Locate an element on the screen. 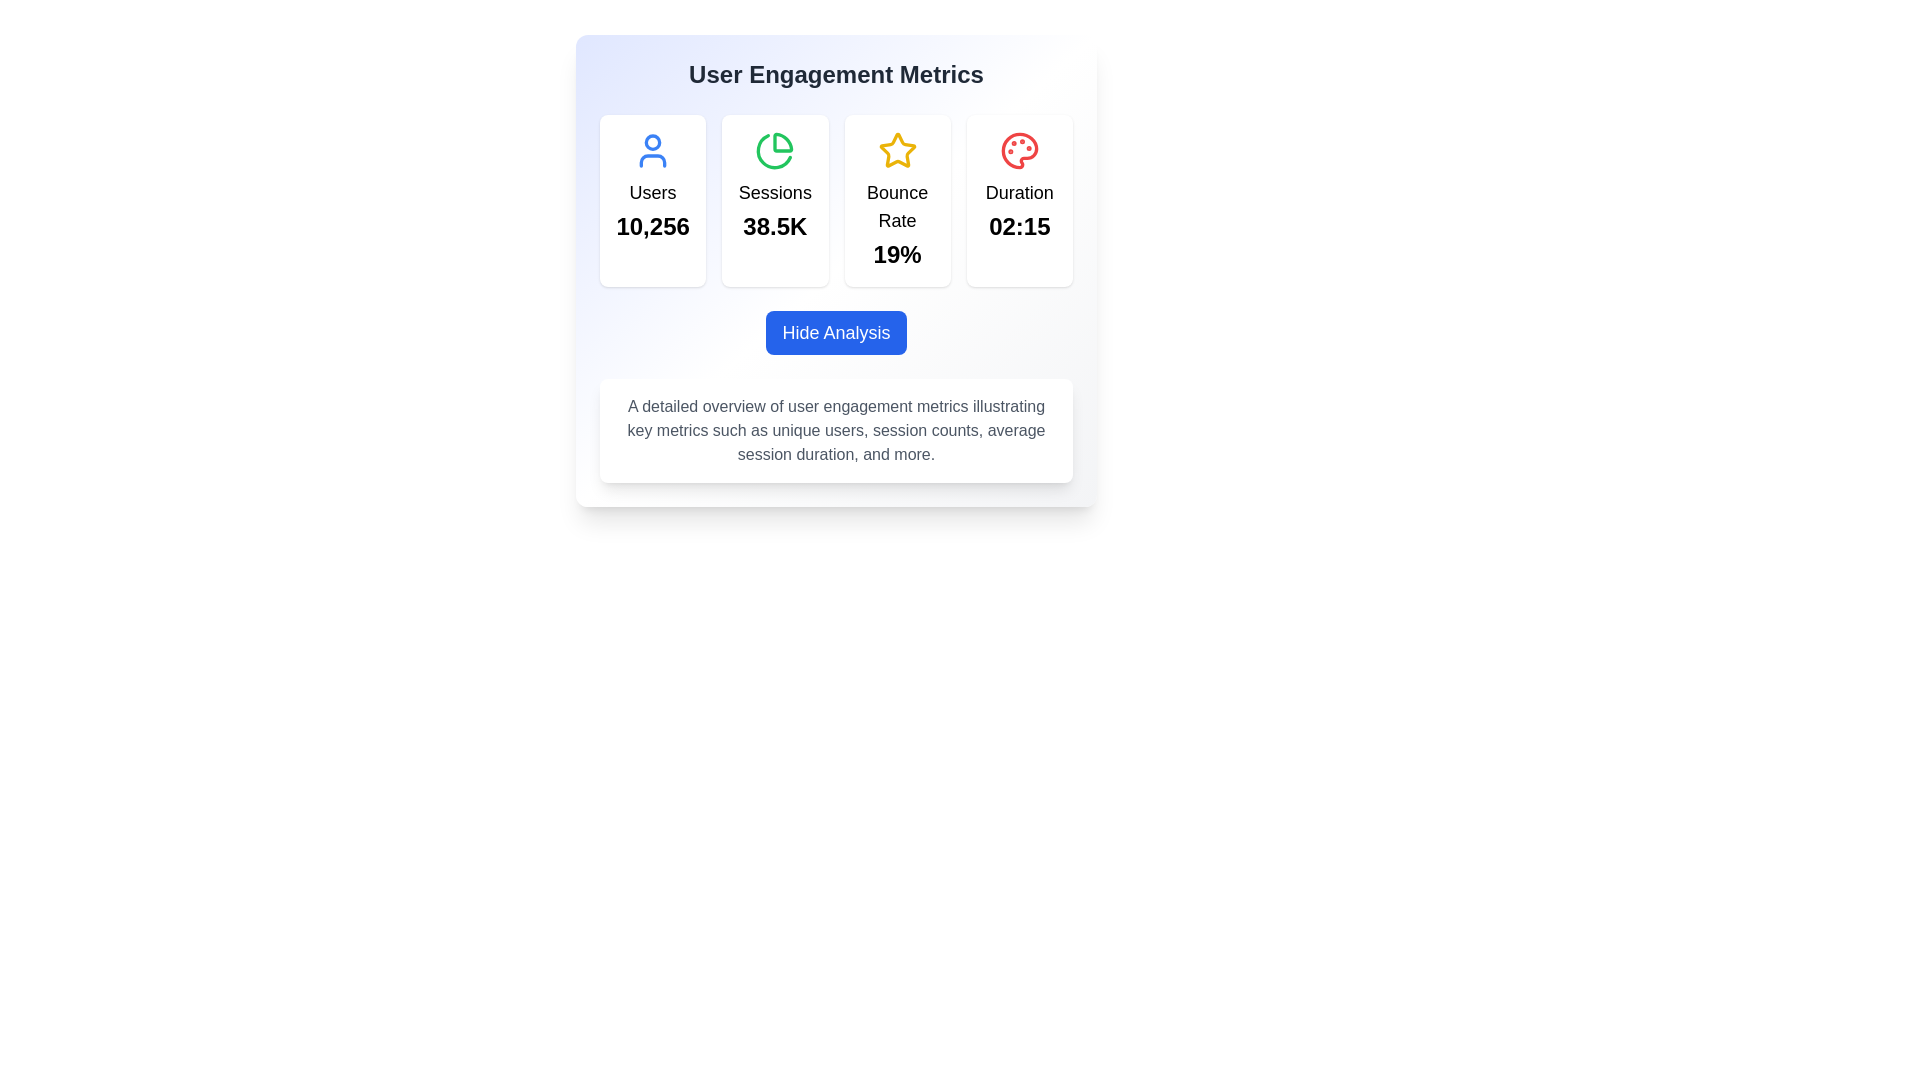  the text element displaying 'User Engagement Metrics' which is styled in bold and large dark gray font, located at the top center of the card layout is located at coordinates (836, 73).